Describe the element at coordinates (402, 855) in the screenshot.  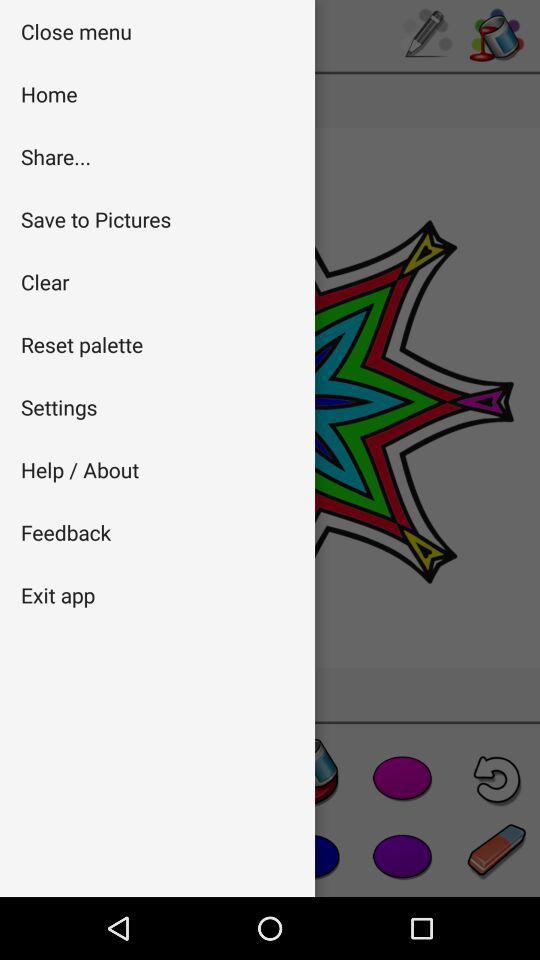
I see `the favorite icon` at that location.